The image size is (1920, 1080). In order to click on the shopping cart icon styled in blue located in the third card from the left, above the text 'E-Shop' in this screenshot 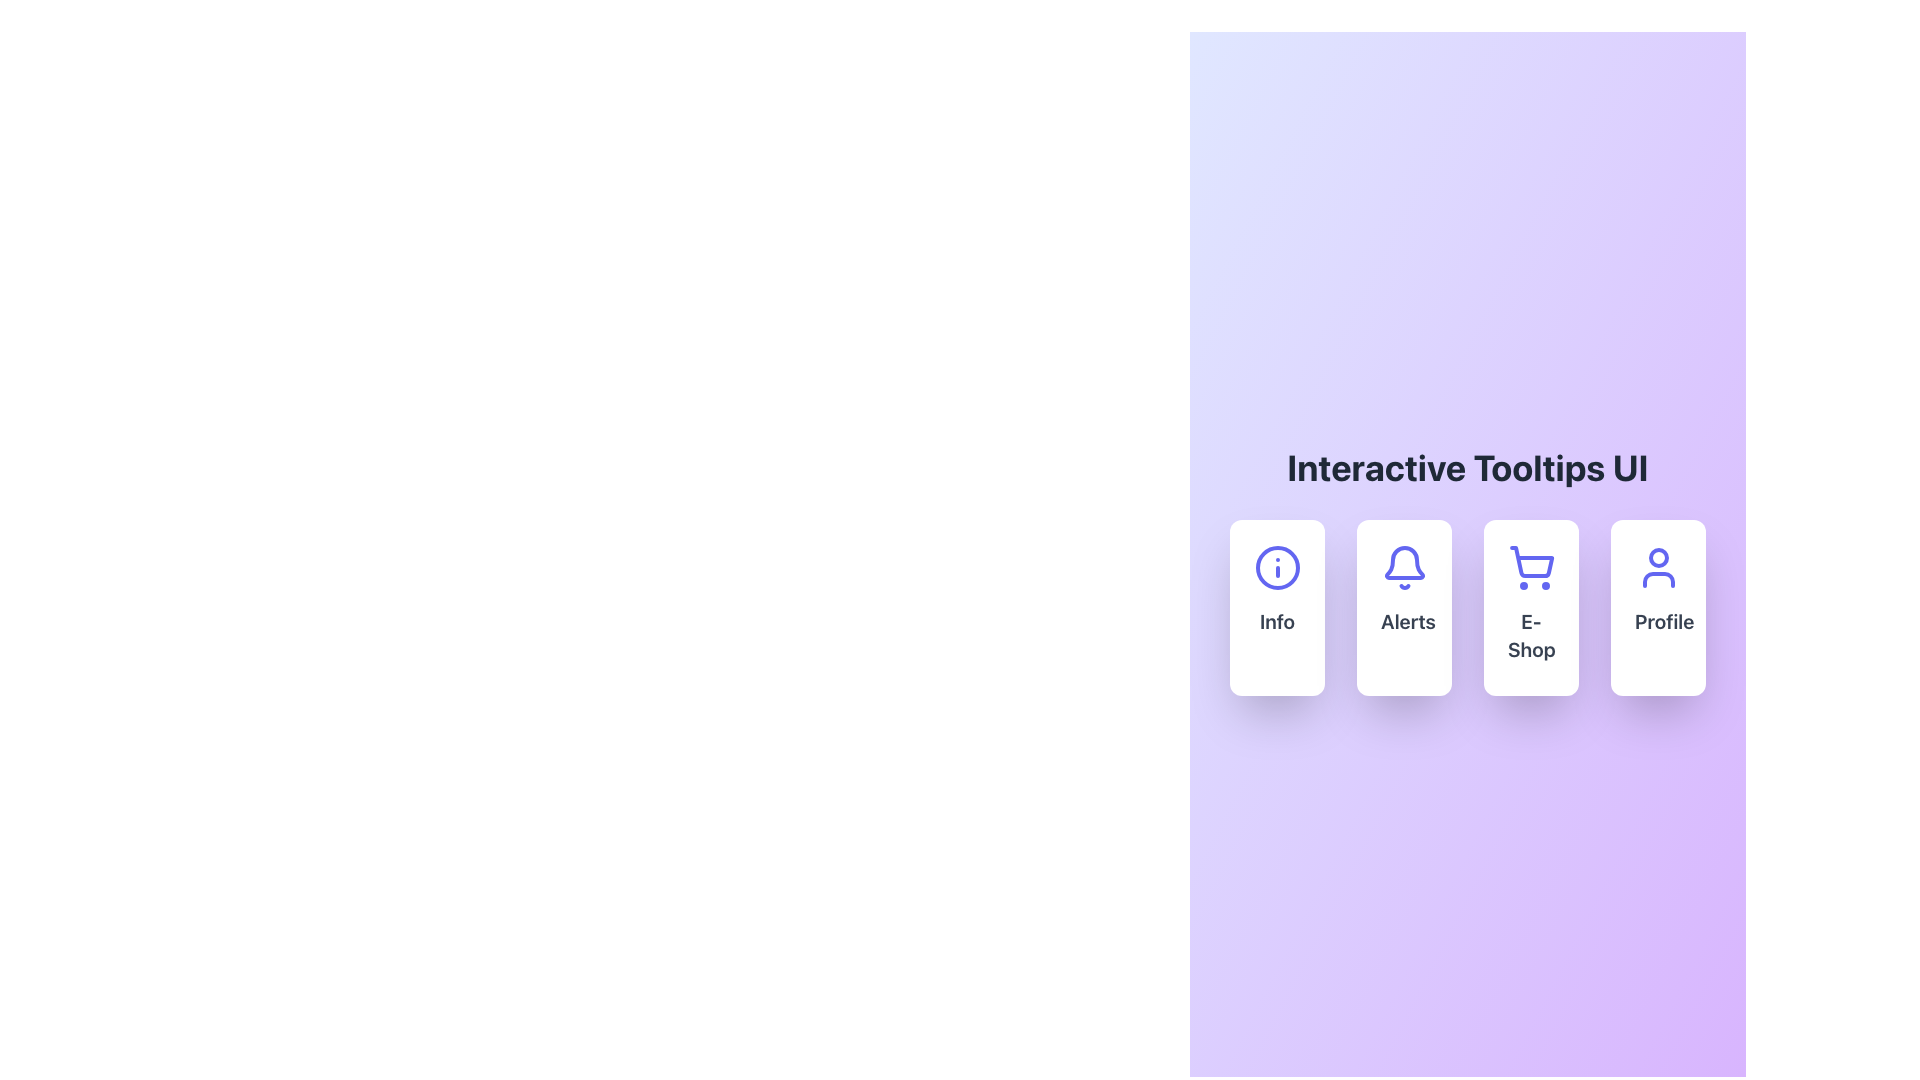, I will do `click(1530, 567)`.